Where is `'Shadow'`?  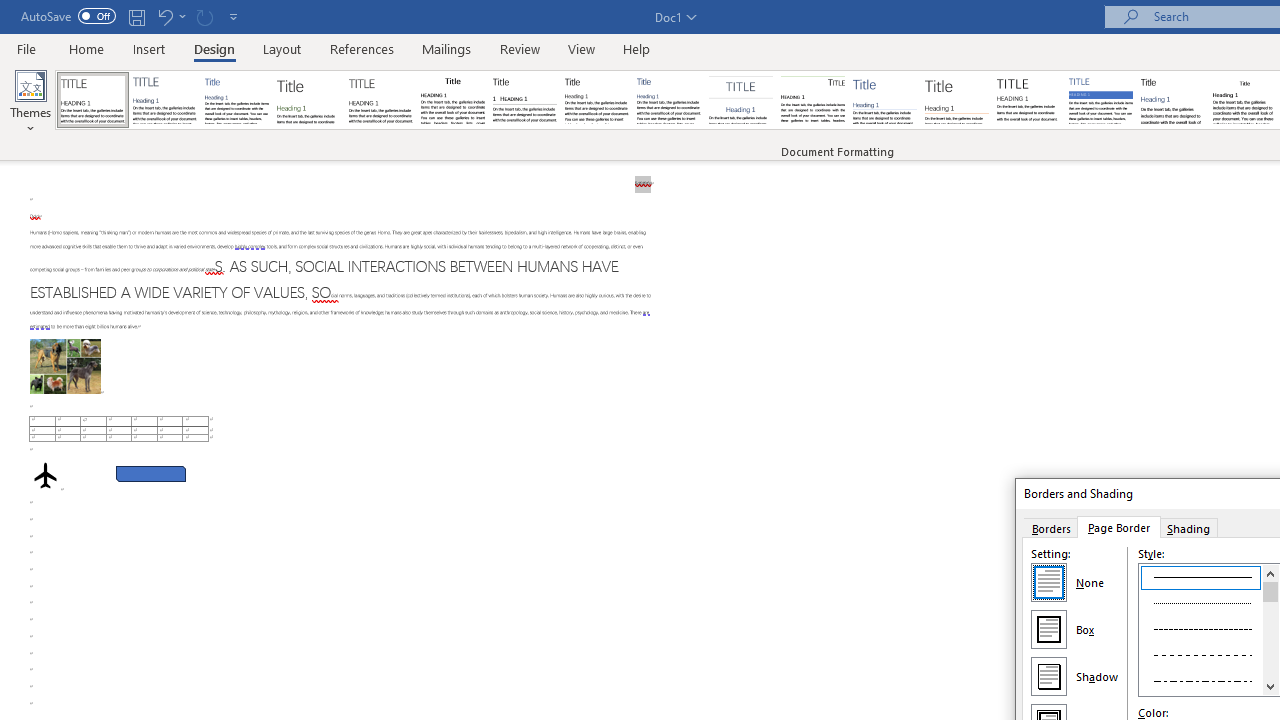 'Shadow' is located at coordinates (1047, 675).